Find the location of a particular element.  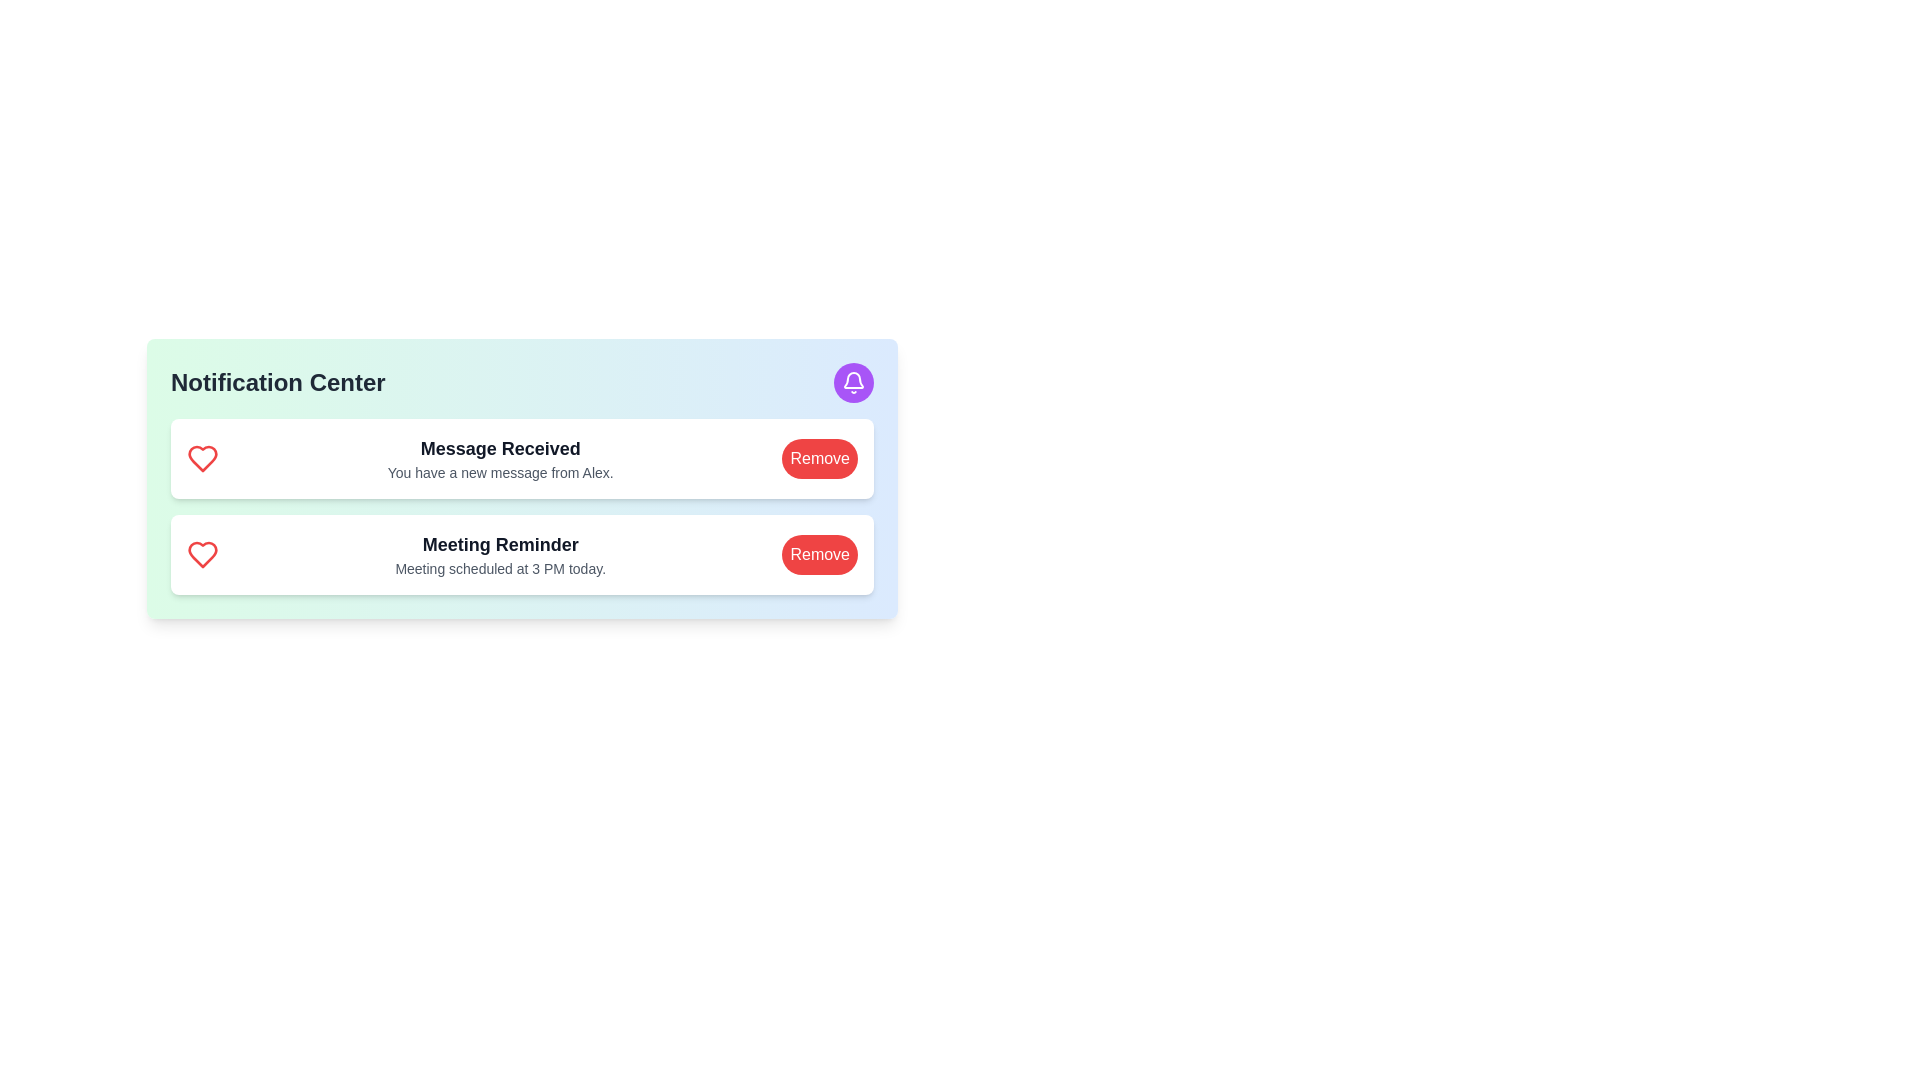

the circular purple button containing a white bell icon in the Notification Center to access notifications is located at coordinates (854, 382).